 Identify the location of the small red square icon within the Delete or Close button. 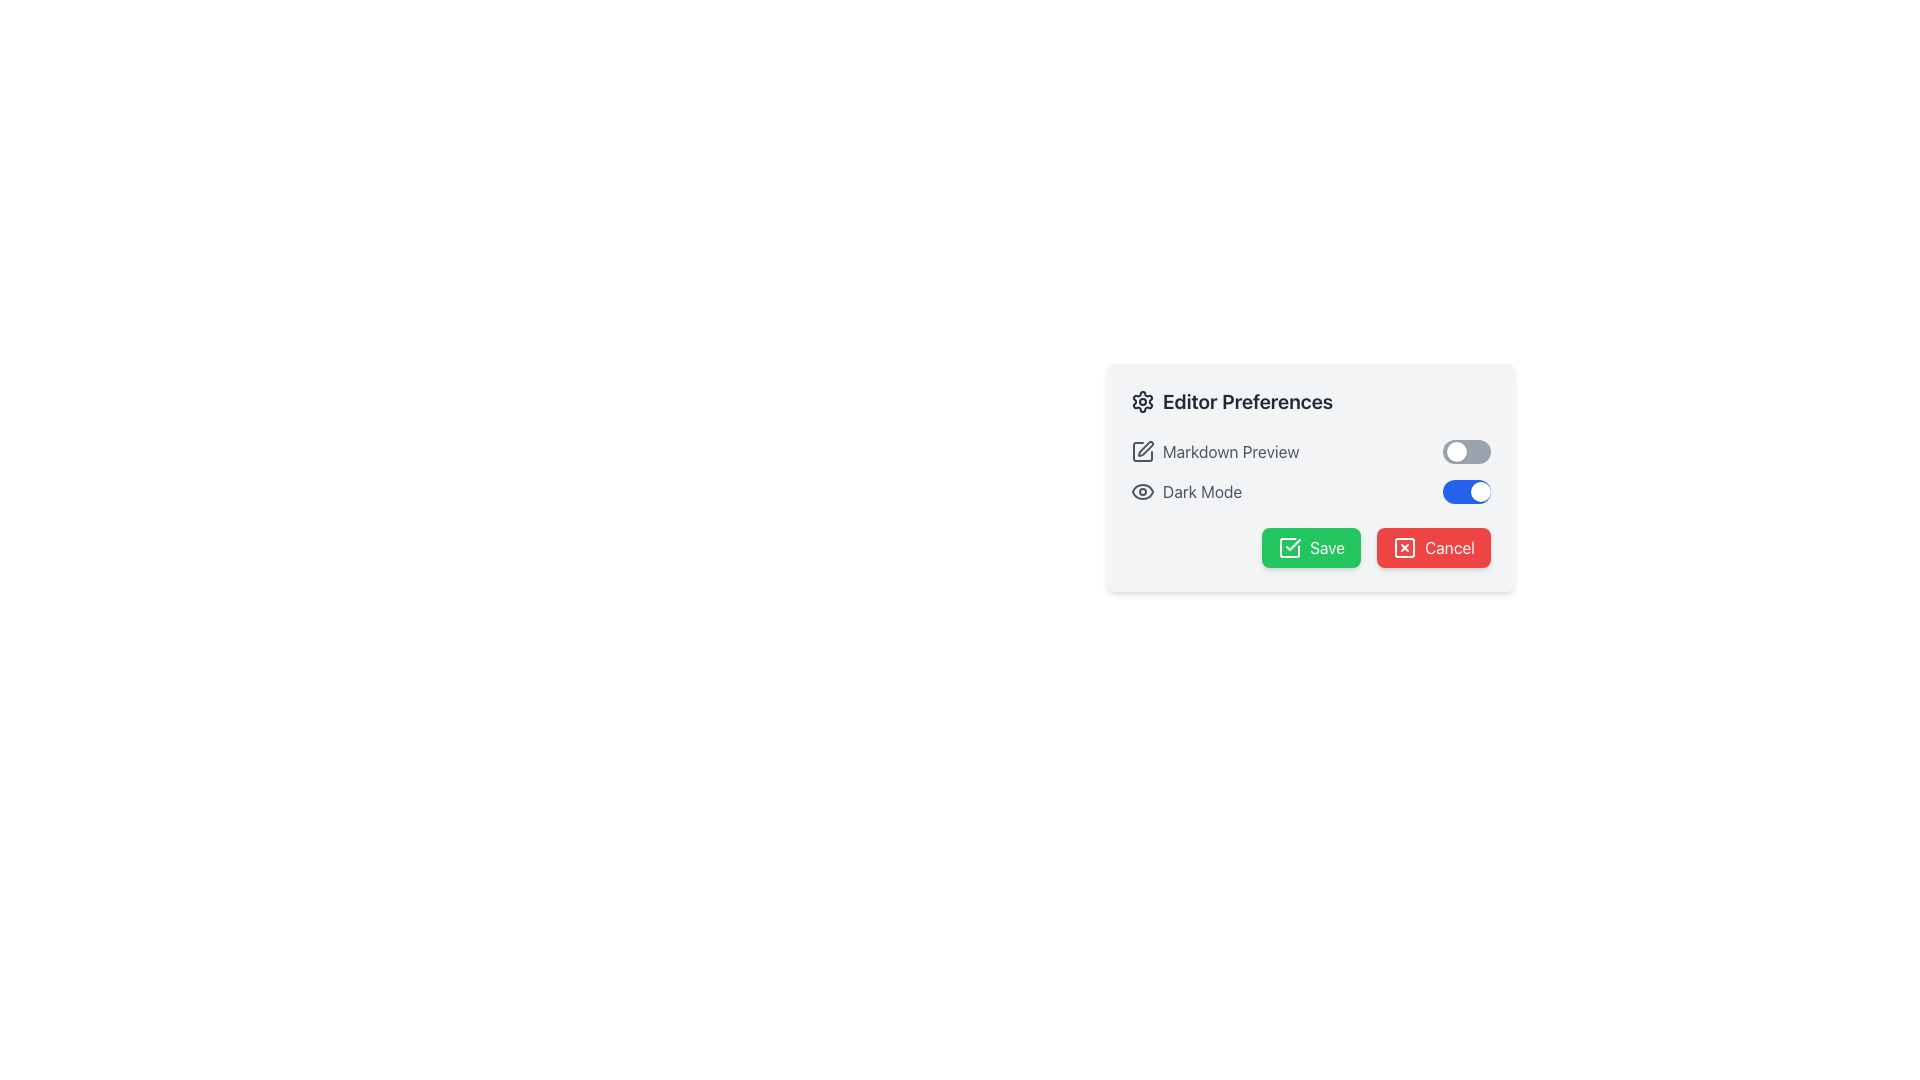
(1404, 547).